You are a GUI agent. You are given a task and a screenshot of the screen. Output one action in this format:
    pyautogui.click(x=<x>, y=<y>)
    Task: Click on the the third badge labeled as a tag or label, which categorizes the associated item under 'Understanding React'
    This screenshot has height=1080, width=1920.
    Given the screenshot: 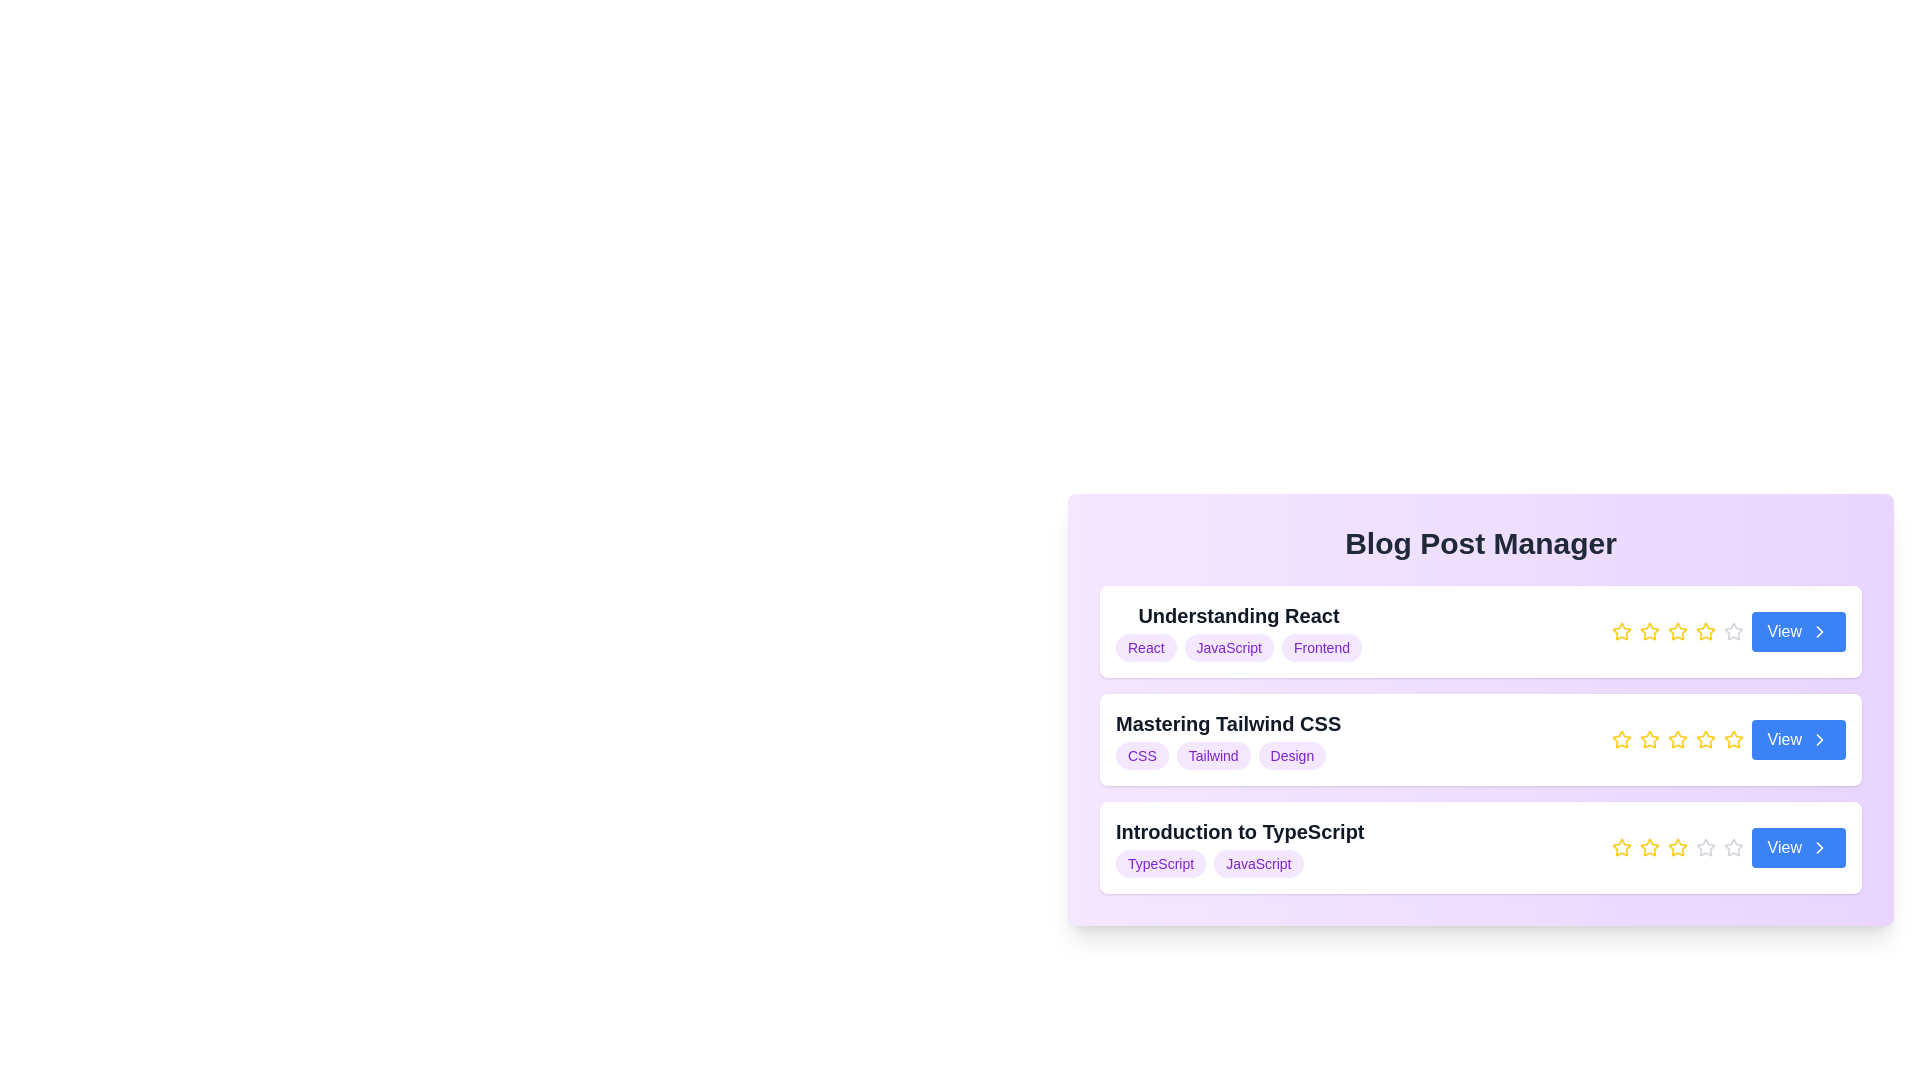 What is the action you would take?
    pyautogui.click(x=1321, y=648)
    